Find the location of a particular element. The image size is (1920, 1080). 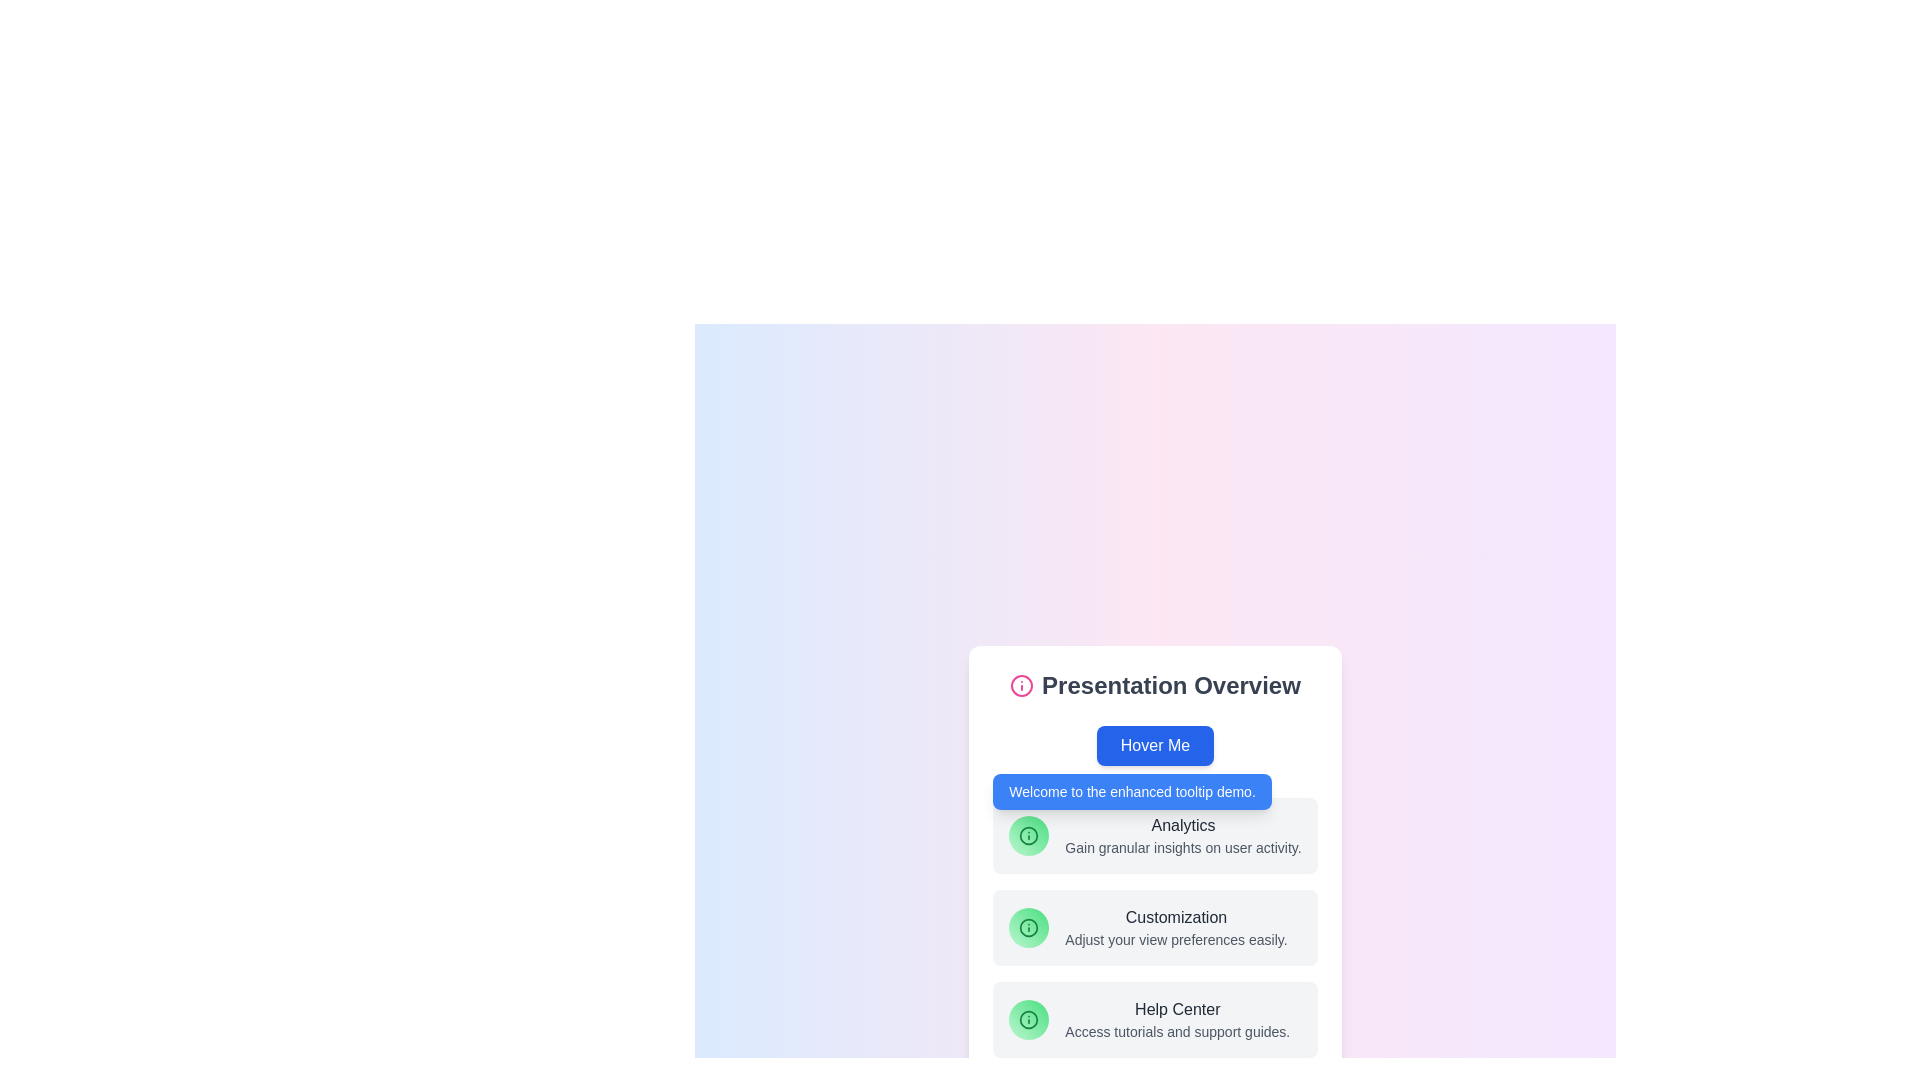

the circular information icon with a green gradient background, located to the left of the 'Analytics' label in the vertical list of icons is located at coordinates (1029, 1019).